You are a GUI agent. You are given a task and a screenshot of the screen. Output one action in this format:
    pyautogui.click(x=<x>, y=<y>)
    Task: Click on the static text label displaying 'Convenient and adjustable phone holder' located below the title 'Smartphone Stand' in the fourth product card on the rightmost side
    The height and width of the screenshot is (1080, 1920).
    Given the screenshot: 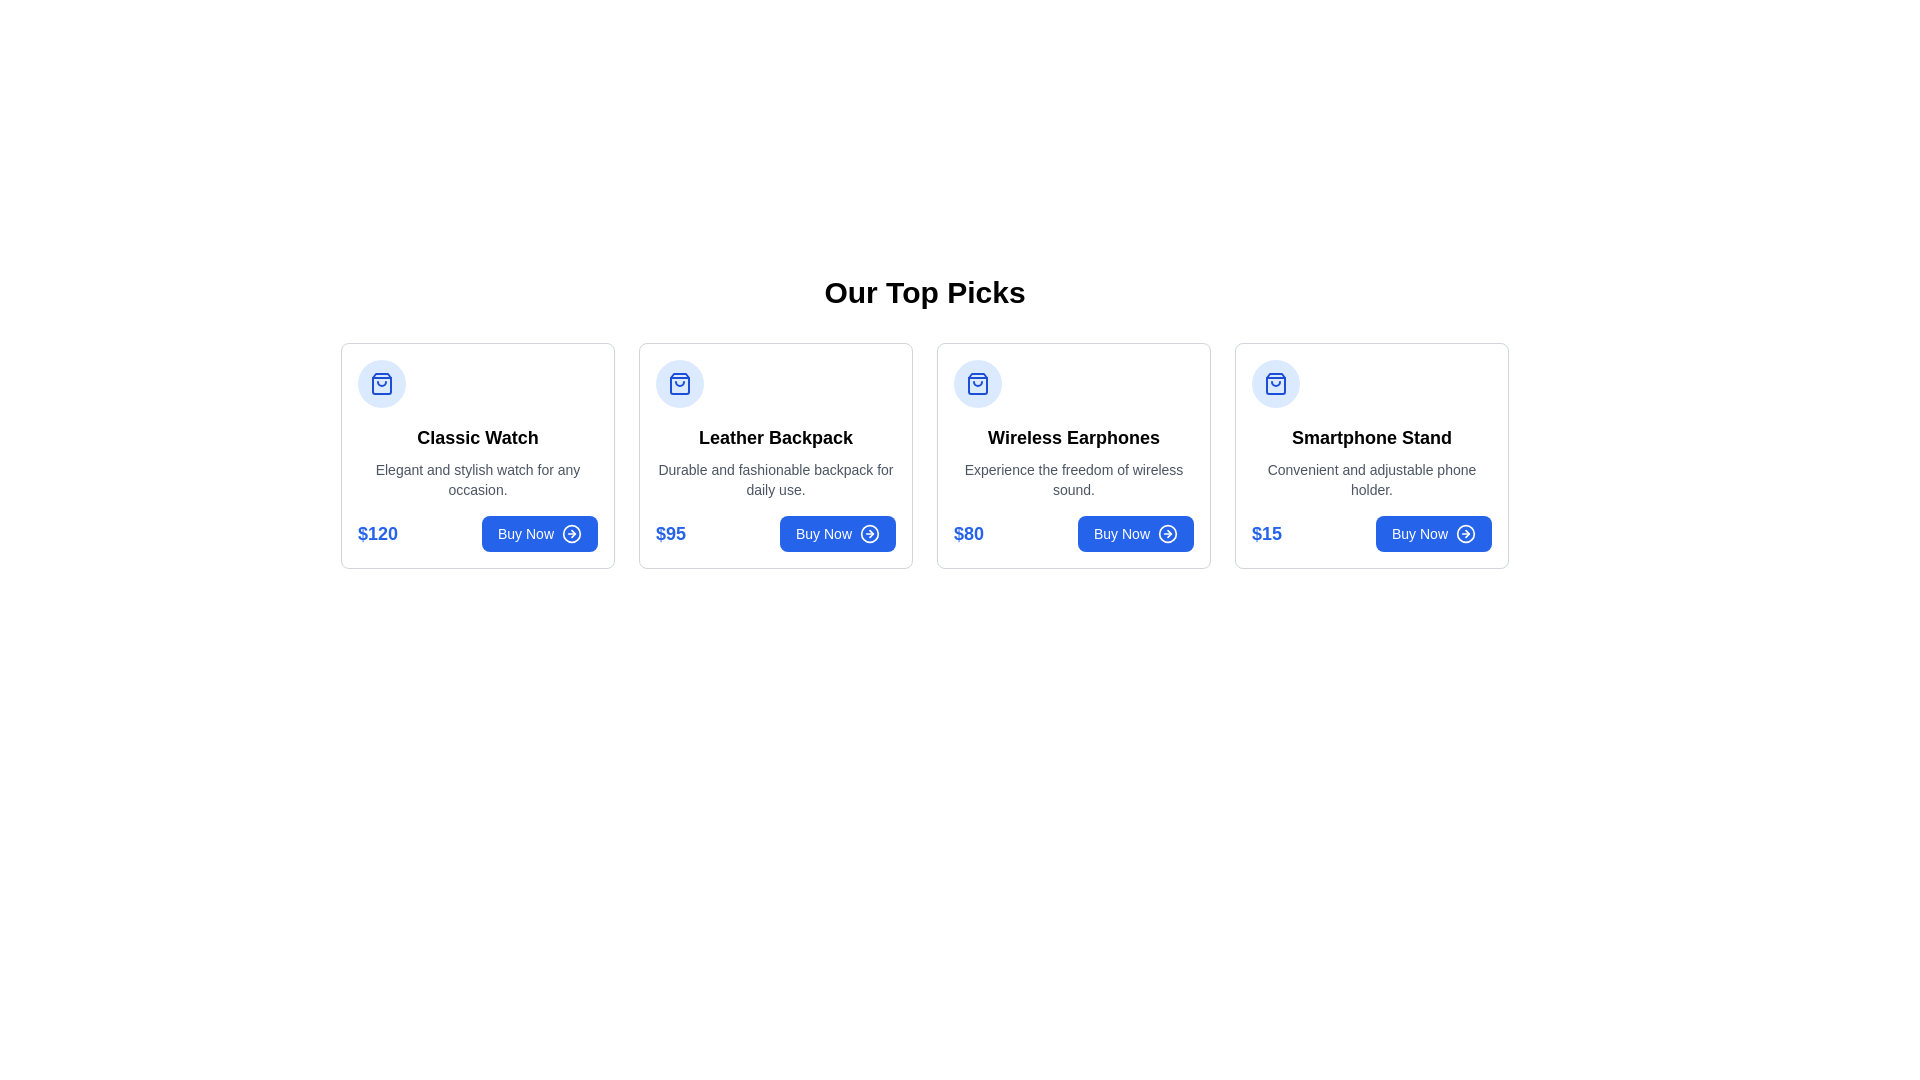 What is the action you would take?
    pyautogui.click(x=1371, y=479)
    